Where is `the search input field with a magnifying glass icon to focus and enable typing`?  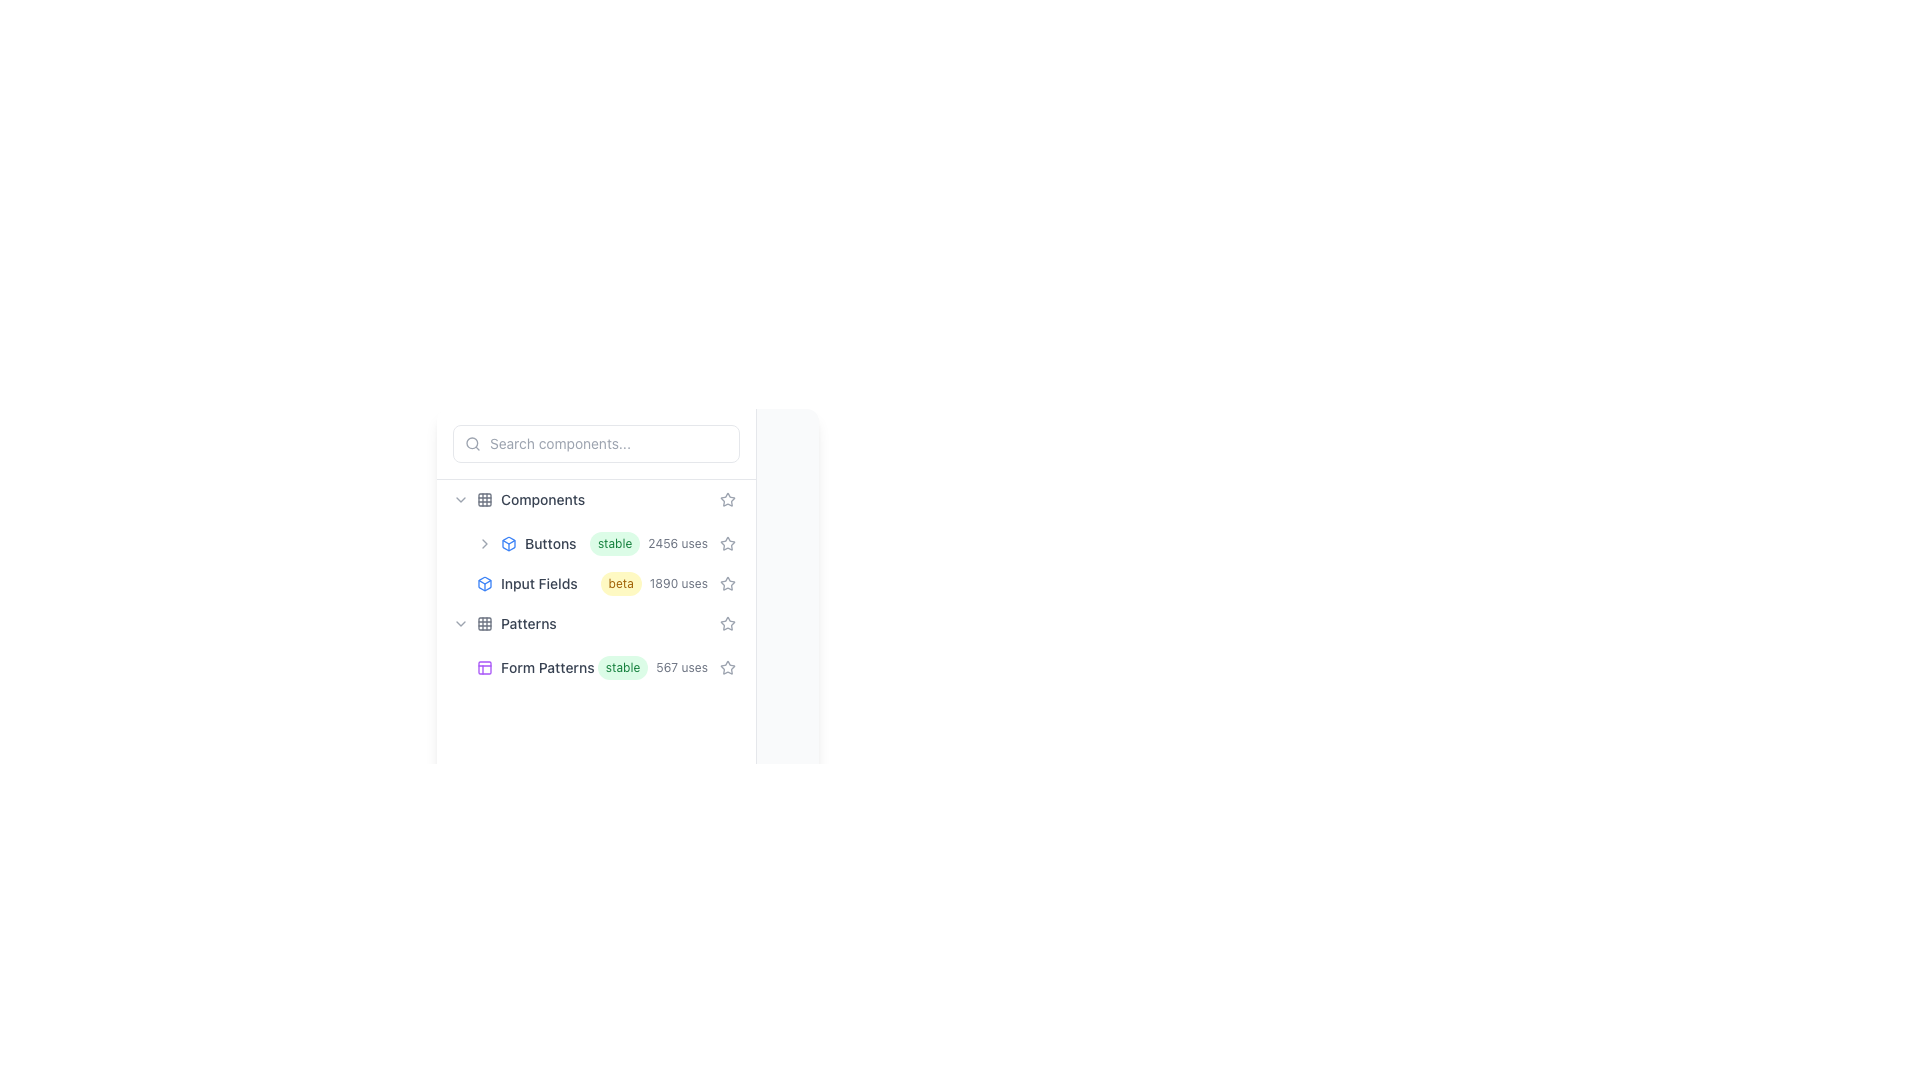
the search input field with a magnifying glass icon to focus and enable typing is located at coordinates (595, 442).